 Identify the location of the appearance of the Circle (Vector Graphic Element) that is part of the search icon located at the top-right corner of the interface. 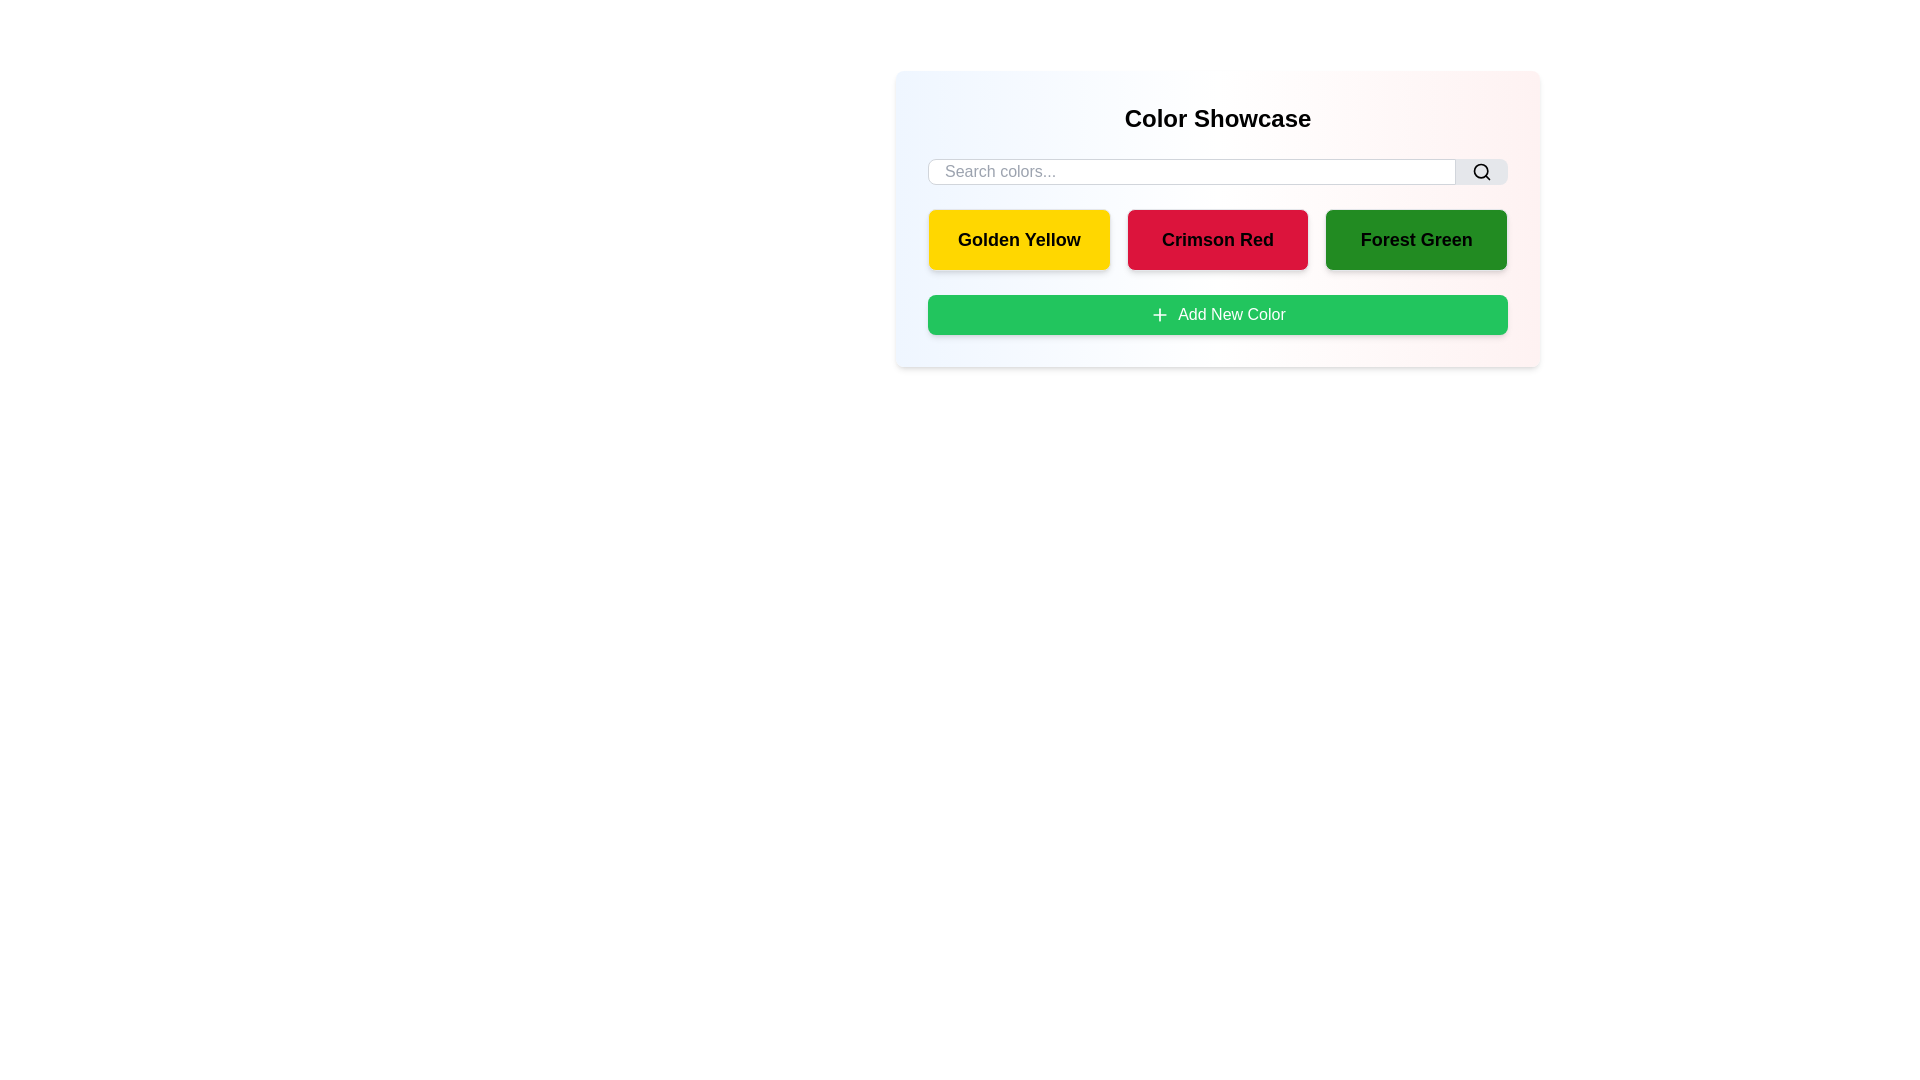
(1481, 170).